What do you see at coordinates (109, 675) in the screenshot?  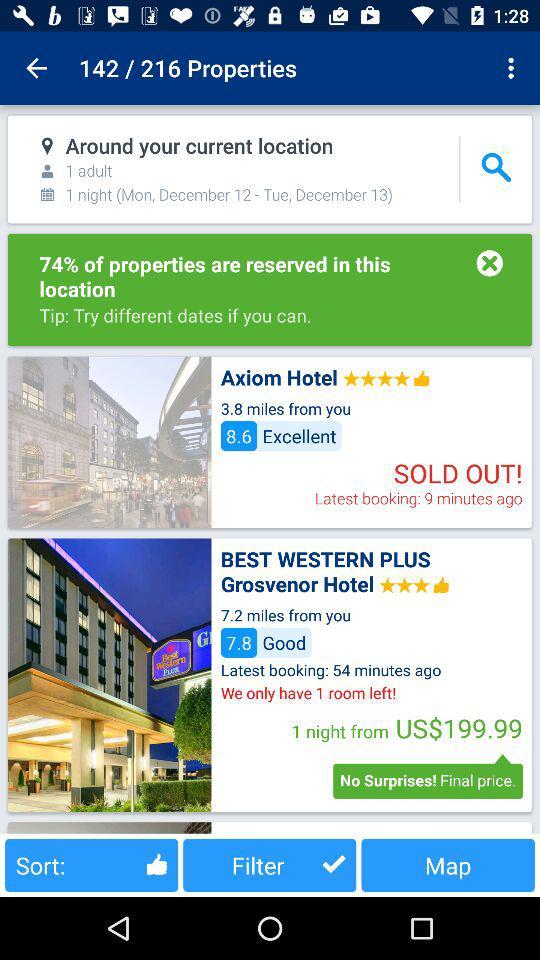 I see `open hotel page` at bounding box center [109, 675].